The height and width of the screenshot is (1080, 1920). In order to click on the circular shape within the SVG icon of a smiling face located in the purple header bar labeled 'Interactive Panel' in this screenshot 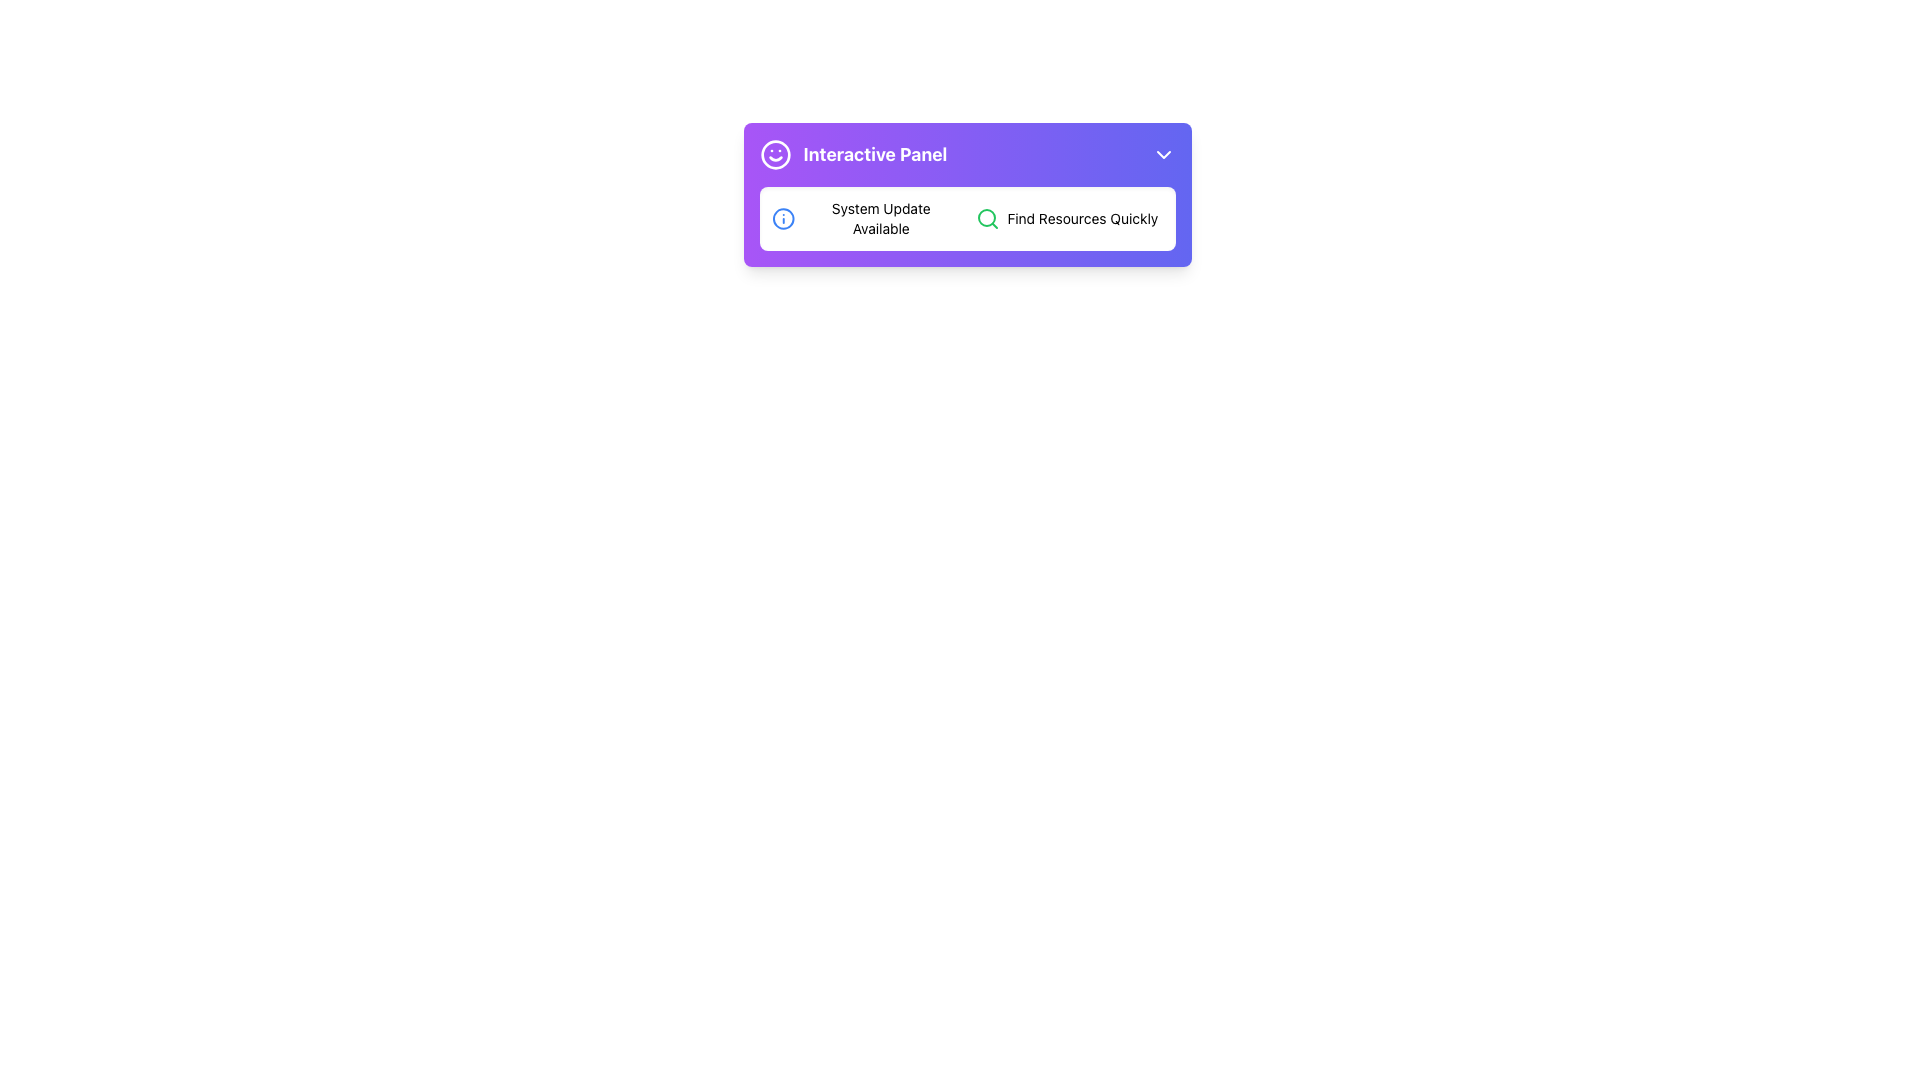, I will do `click(774, 153)`.